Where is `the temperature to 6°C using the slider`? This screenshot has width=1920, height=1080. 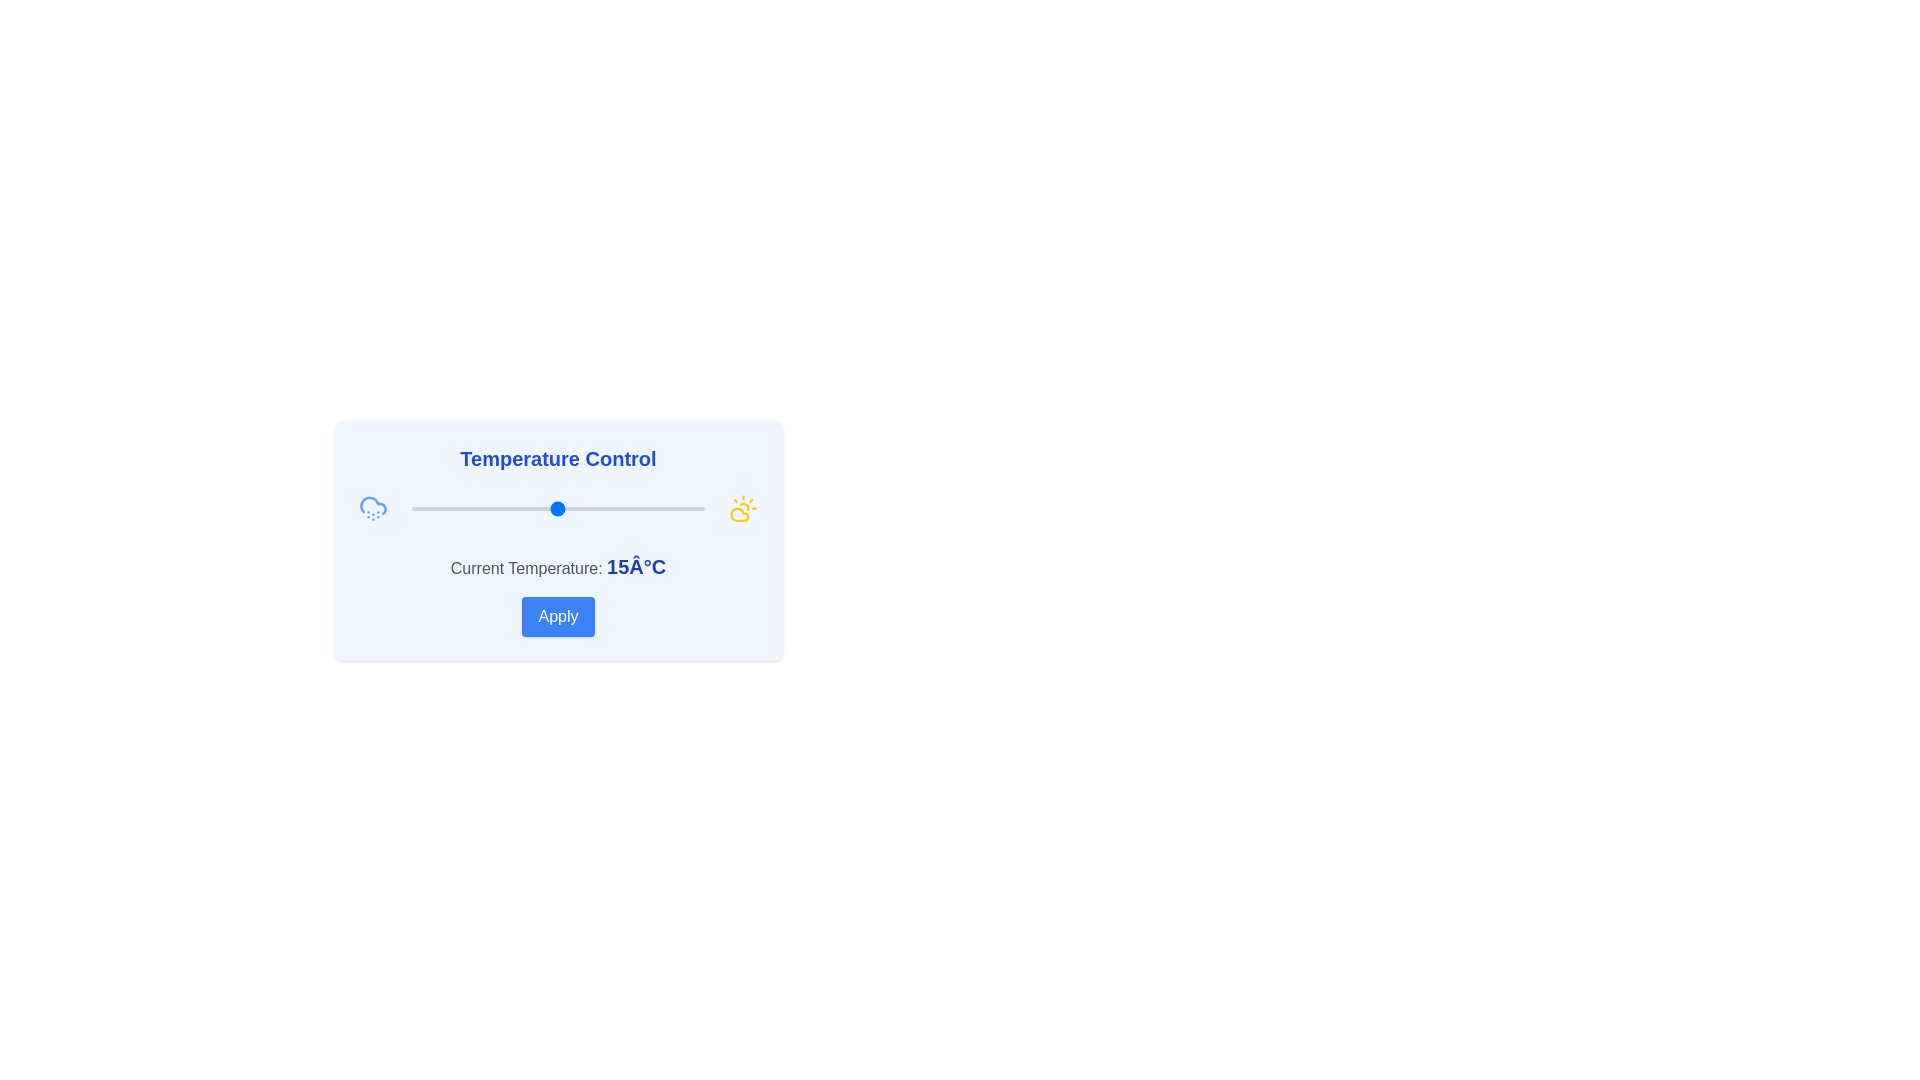 the temperature to 6°C using the slider is located at coordinates (505, 508).